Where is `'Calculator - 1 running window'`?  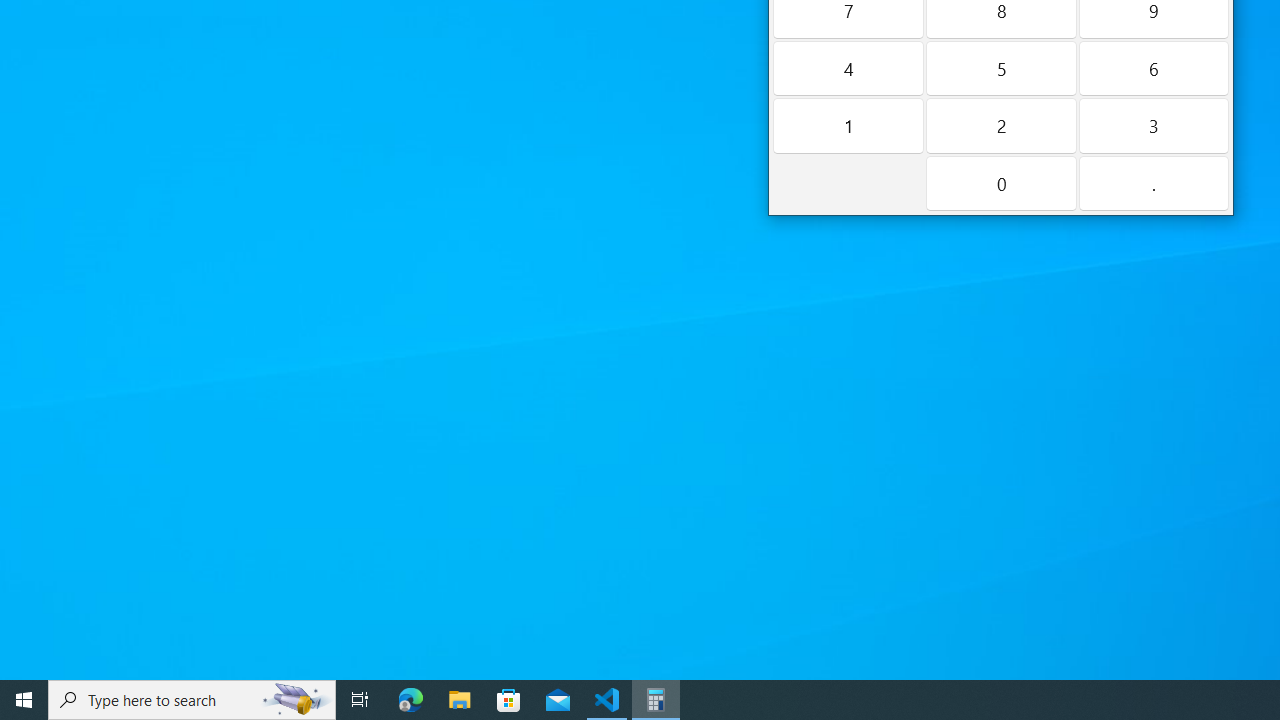 'Calculator - 1 running window' is located at coordinates (656, 698).